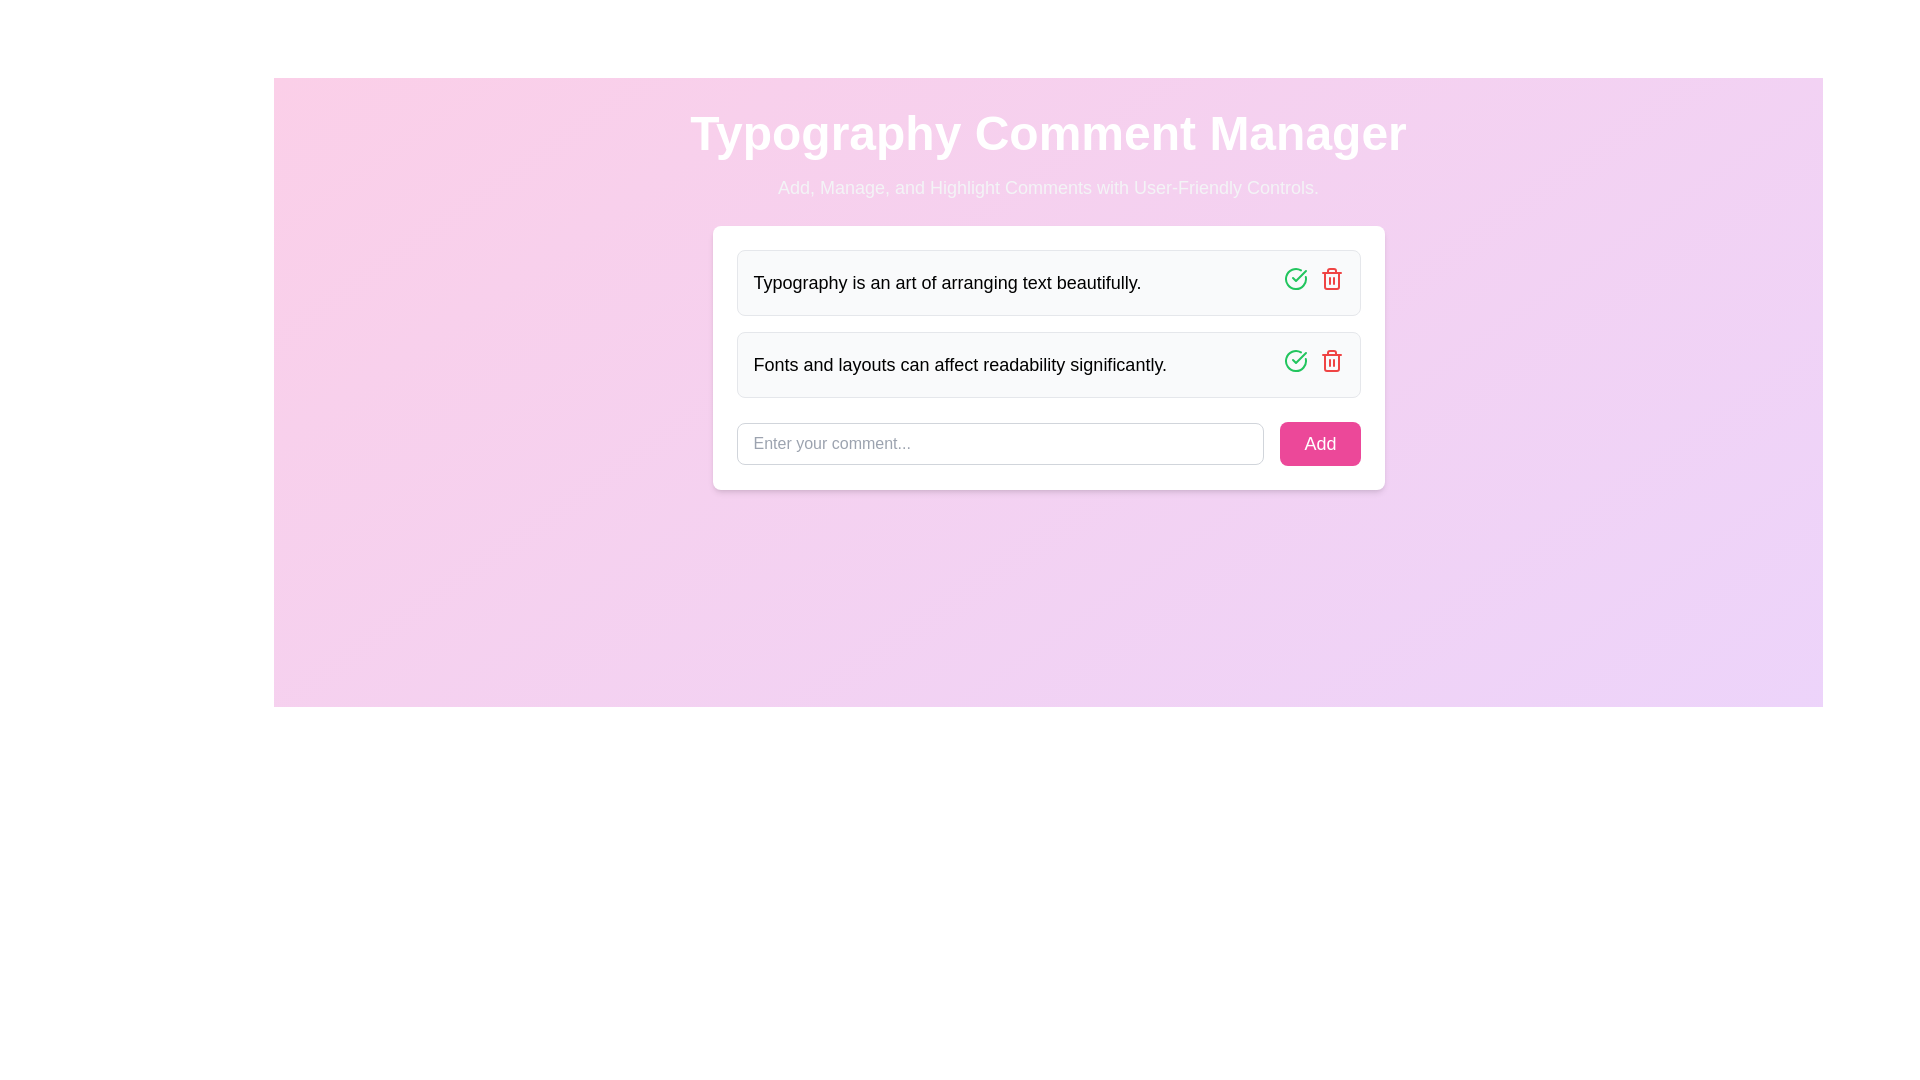 The image size is (1920, 1080). I want to click on the text 'Fonts and layouts can affect readability significantly.' displayed in a sans-serif font style within the second comment box, which is highlighted by a rounded rectangle background, so click(960, 365).